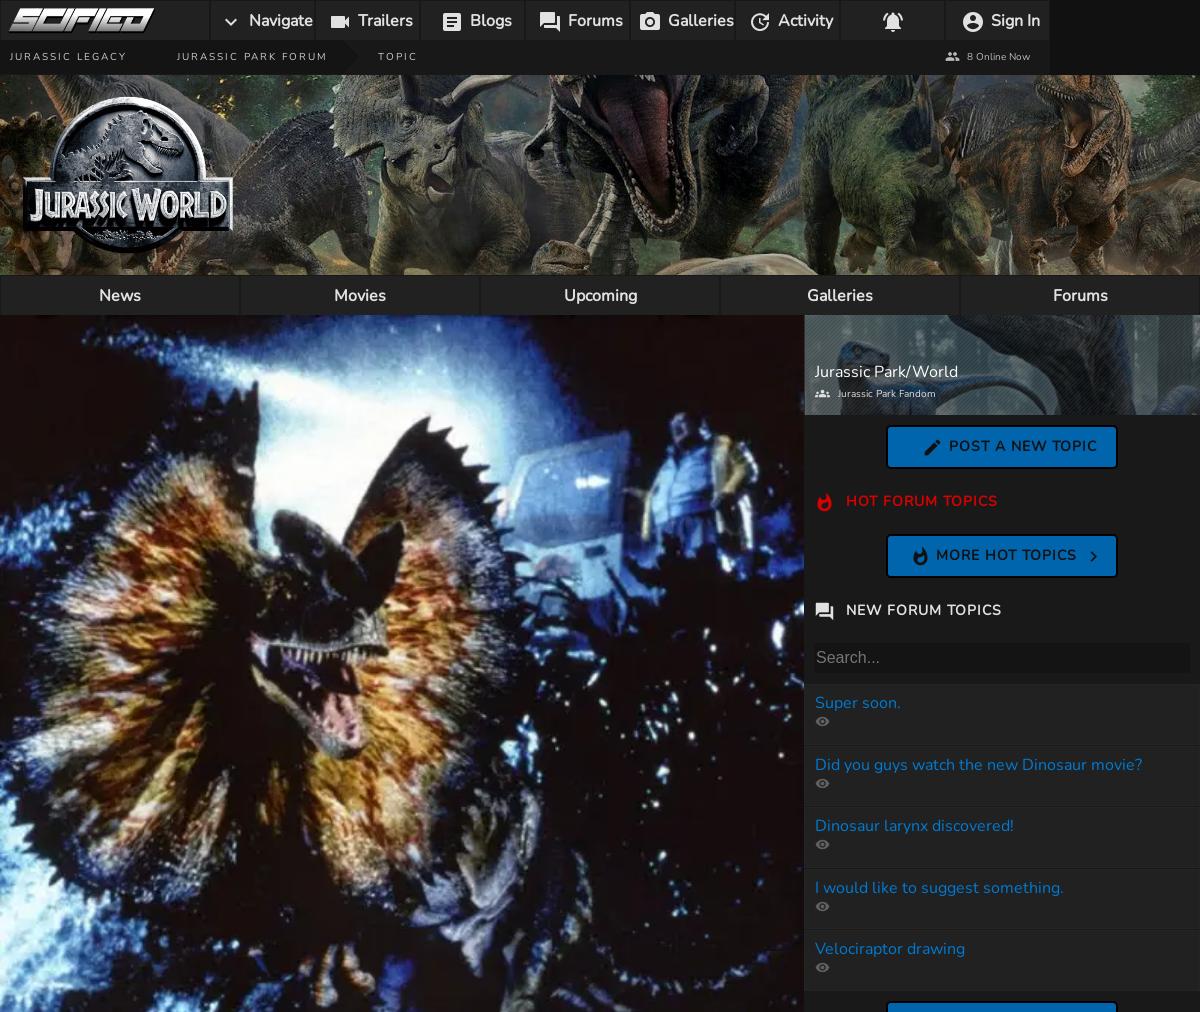 The height and width of the screenshot is (1012, 1200). I want to click on 'More Hot Topics', so click(1006, 554).